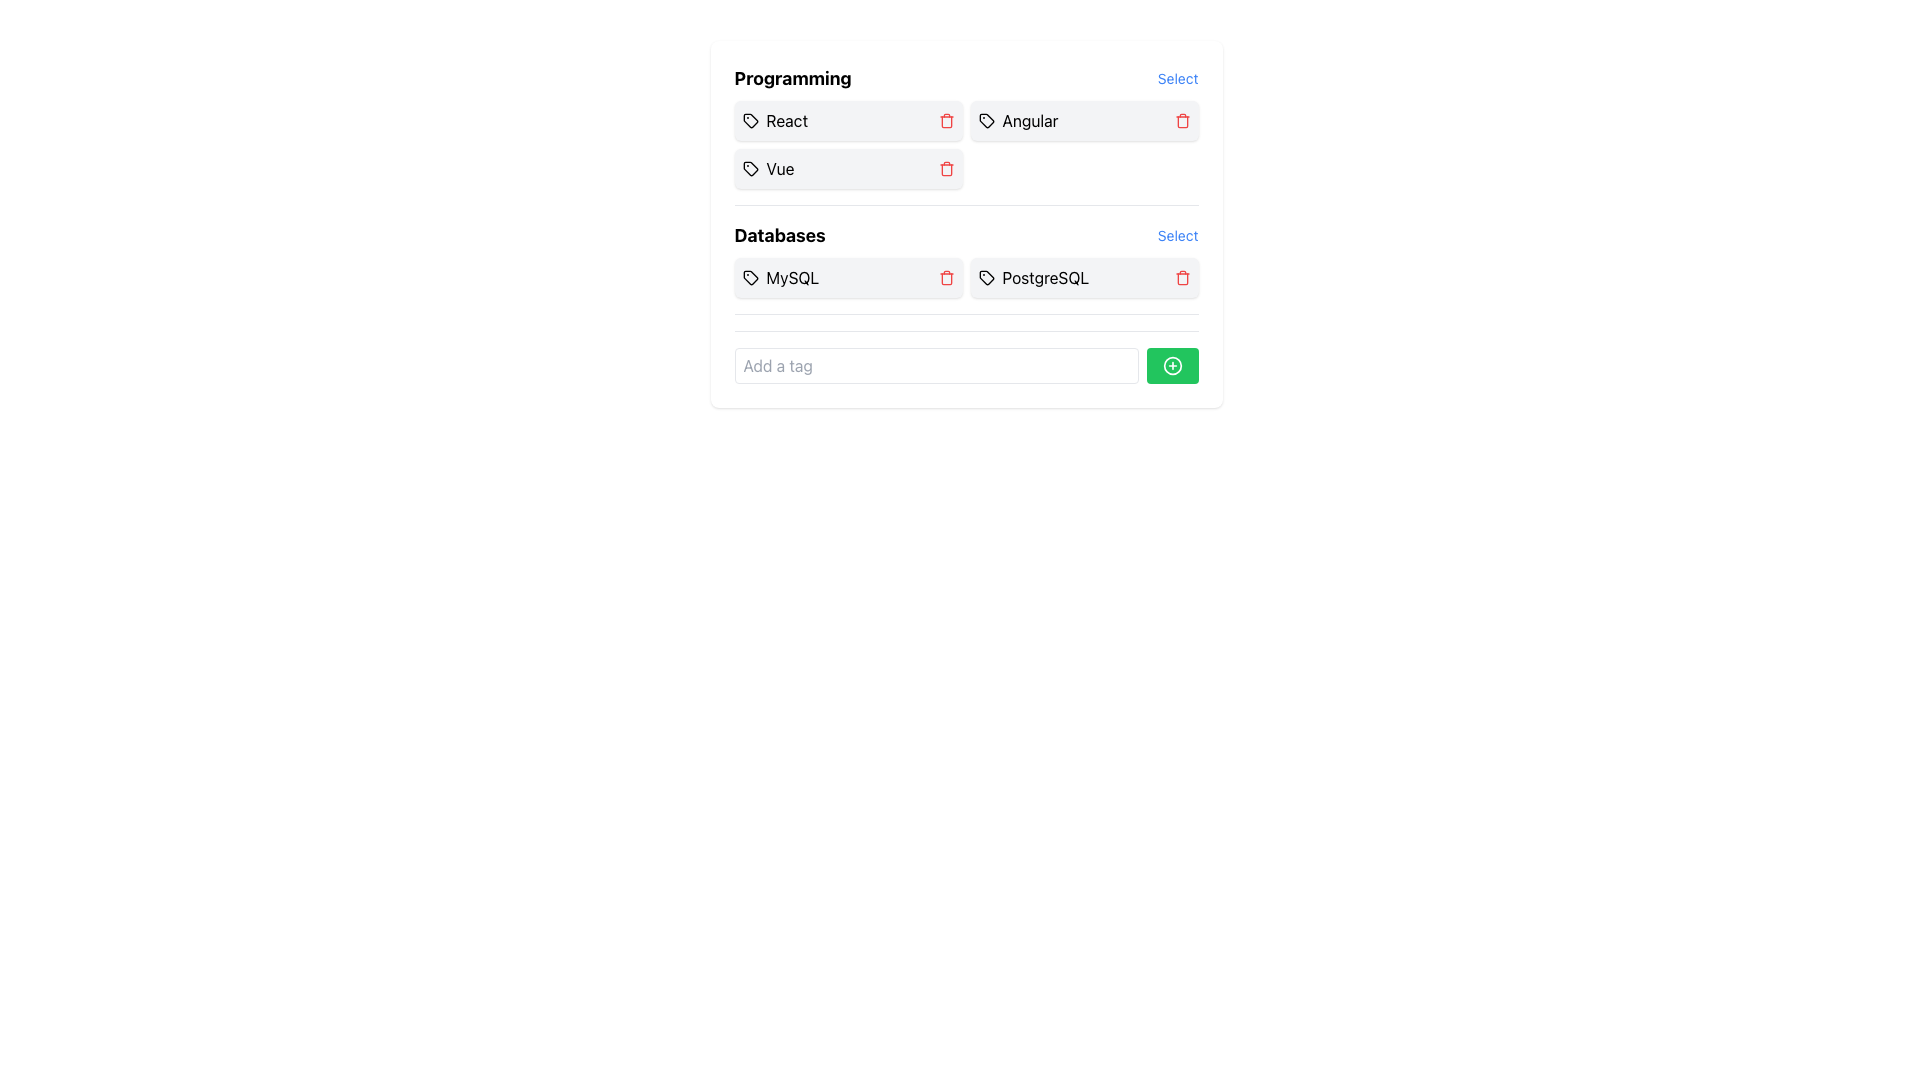  Describe the element at coordinates (945, 120) in the screenshot. I see `the delete button located to the right of the 'React' tag in the 'Programming' section for visual feedback` at that location.